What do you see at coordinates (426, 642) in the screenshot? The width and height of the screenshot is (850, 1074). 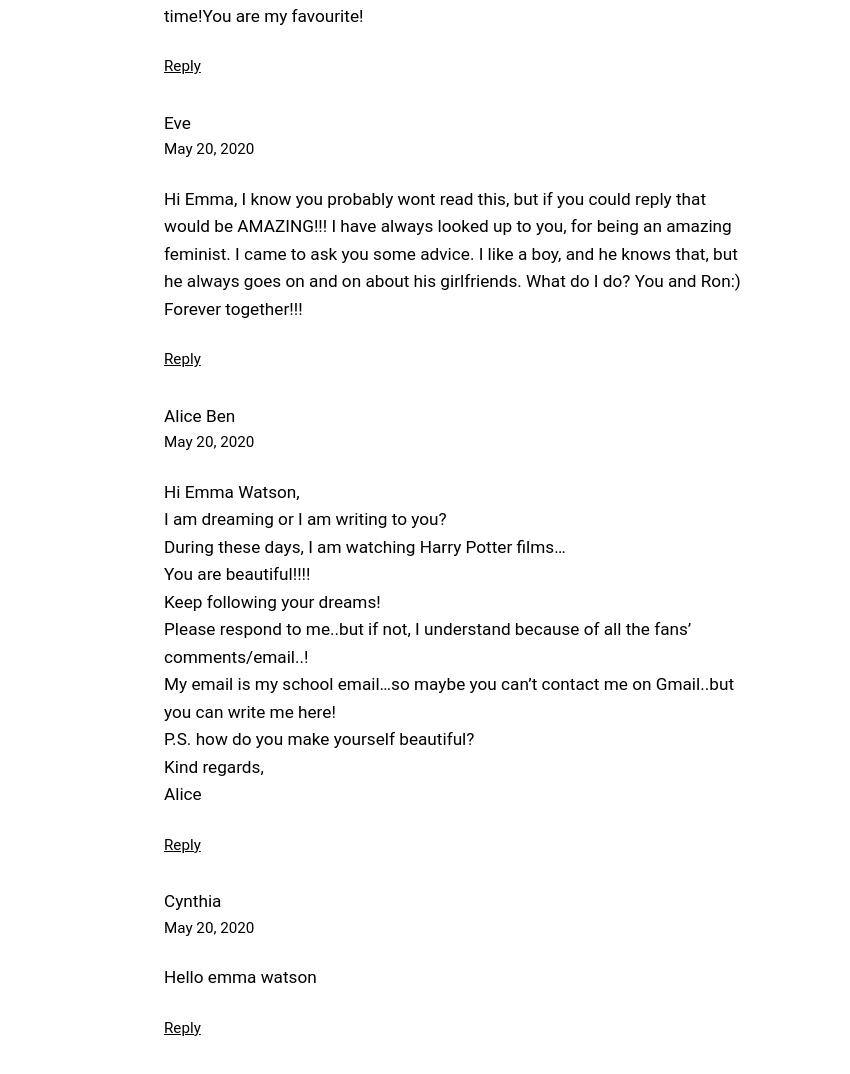 I see `'Please respond to me..but if not, I understand because of all the fans’ comments/email..!'` at bounding box center [426, 642].